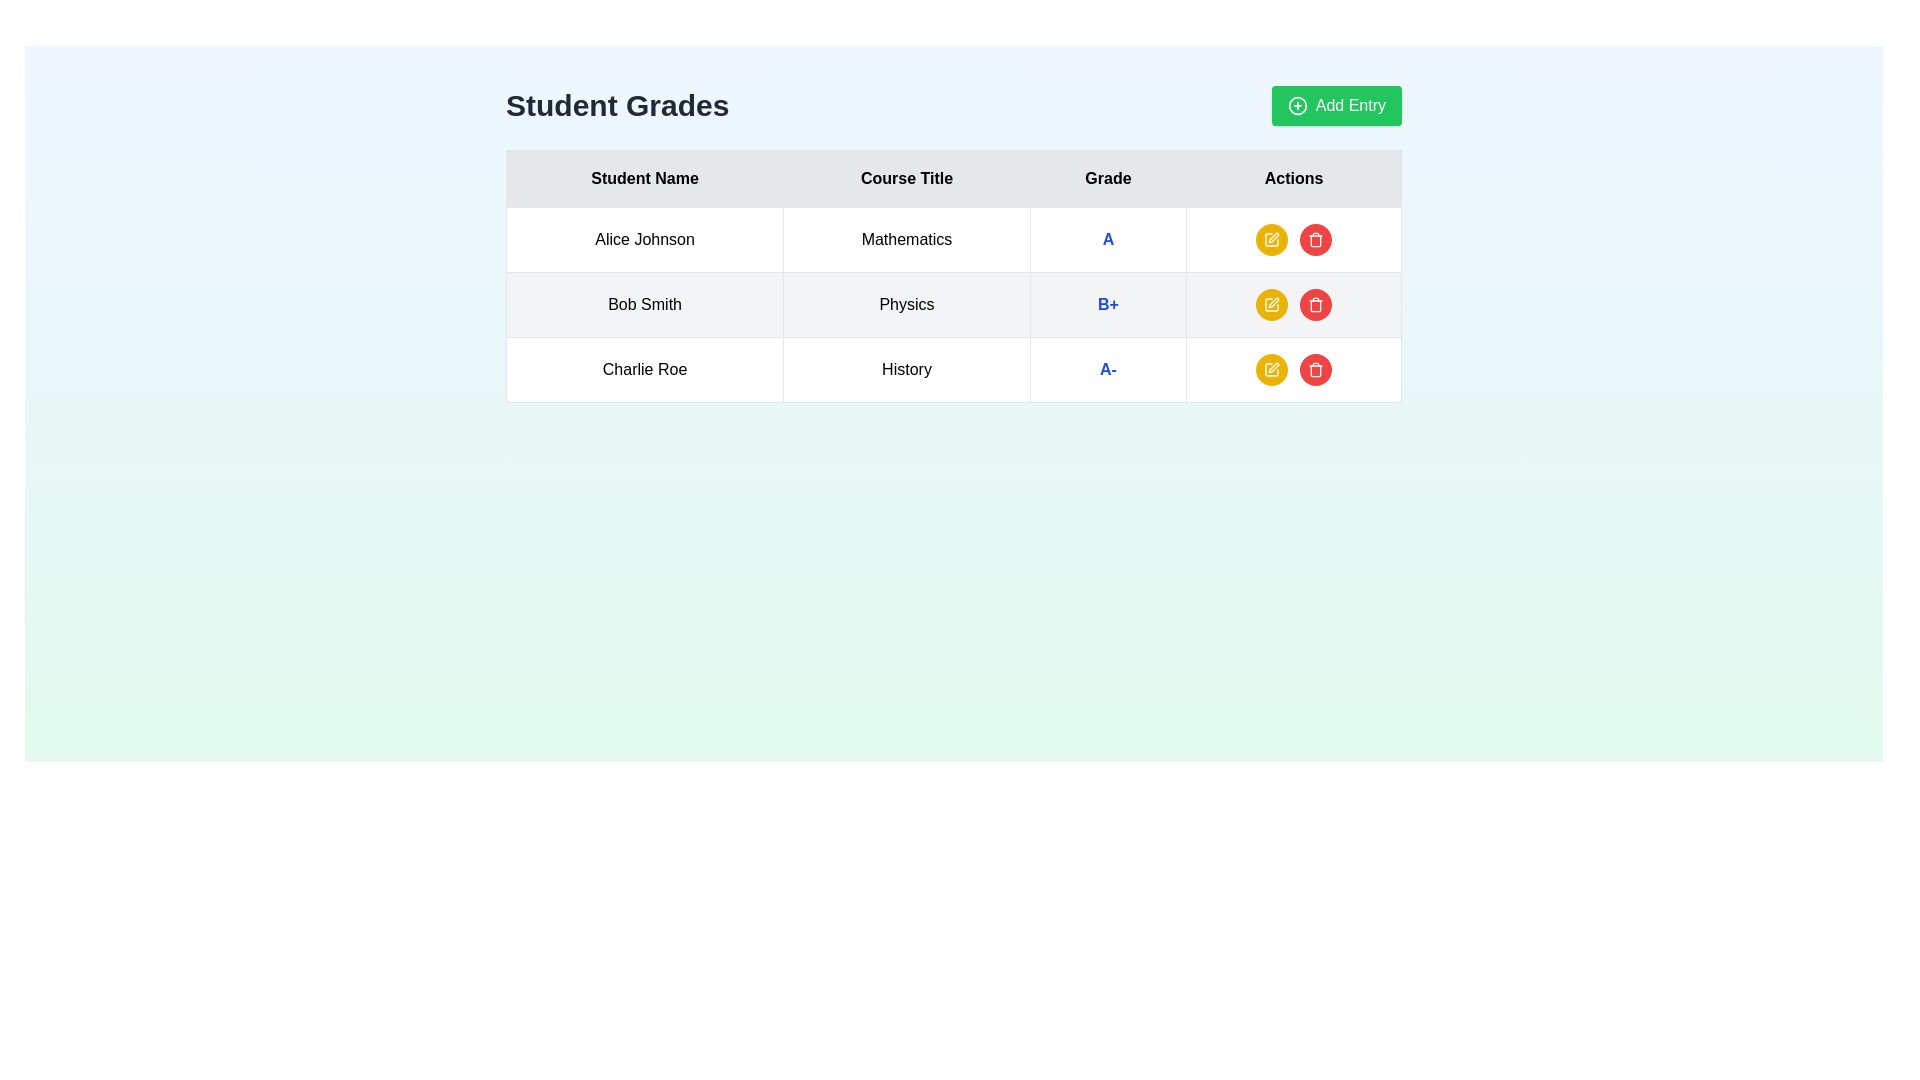  I want to click on the appearance of the filled circular icon within the 'Add Entry' button located at the top-right corner of the interface above the data table, so click(1297, 105).